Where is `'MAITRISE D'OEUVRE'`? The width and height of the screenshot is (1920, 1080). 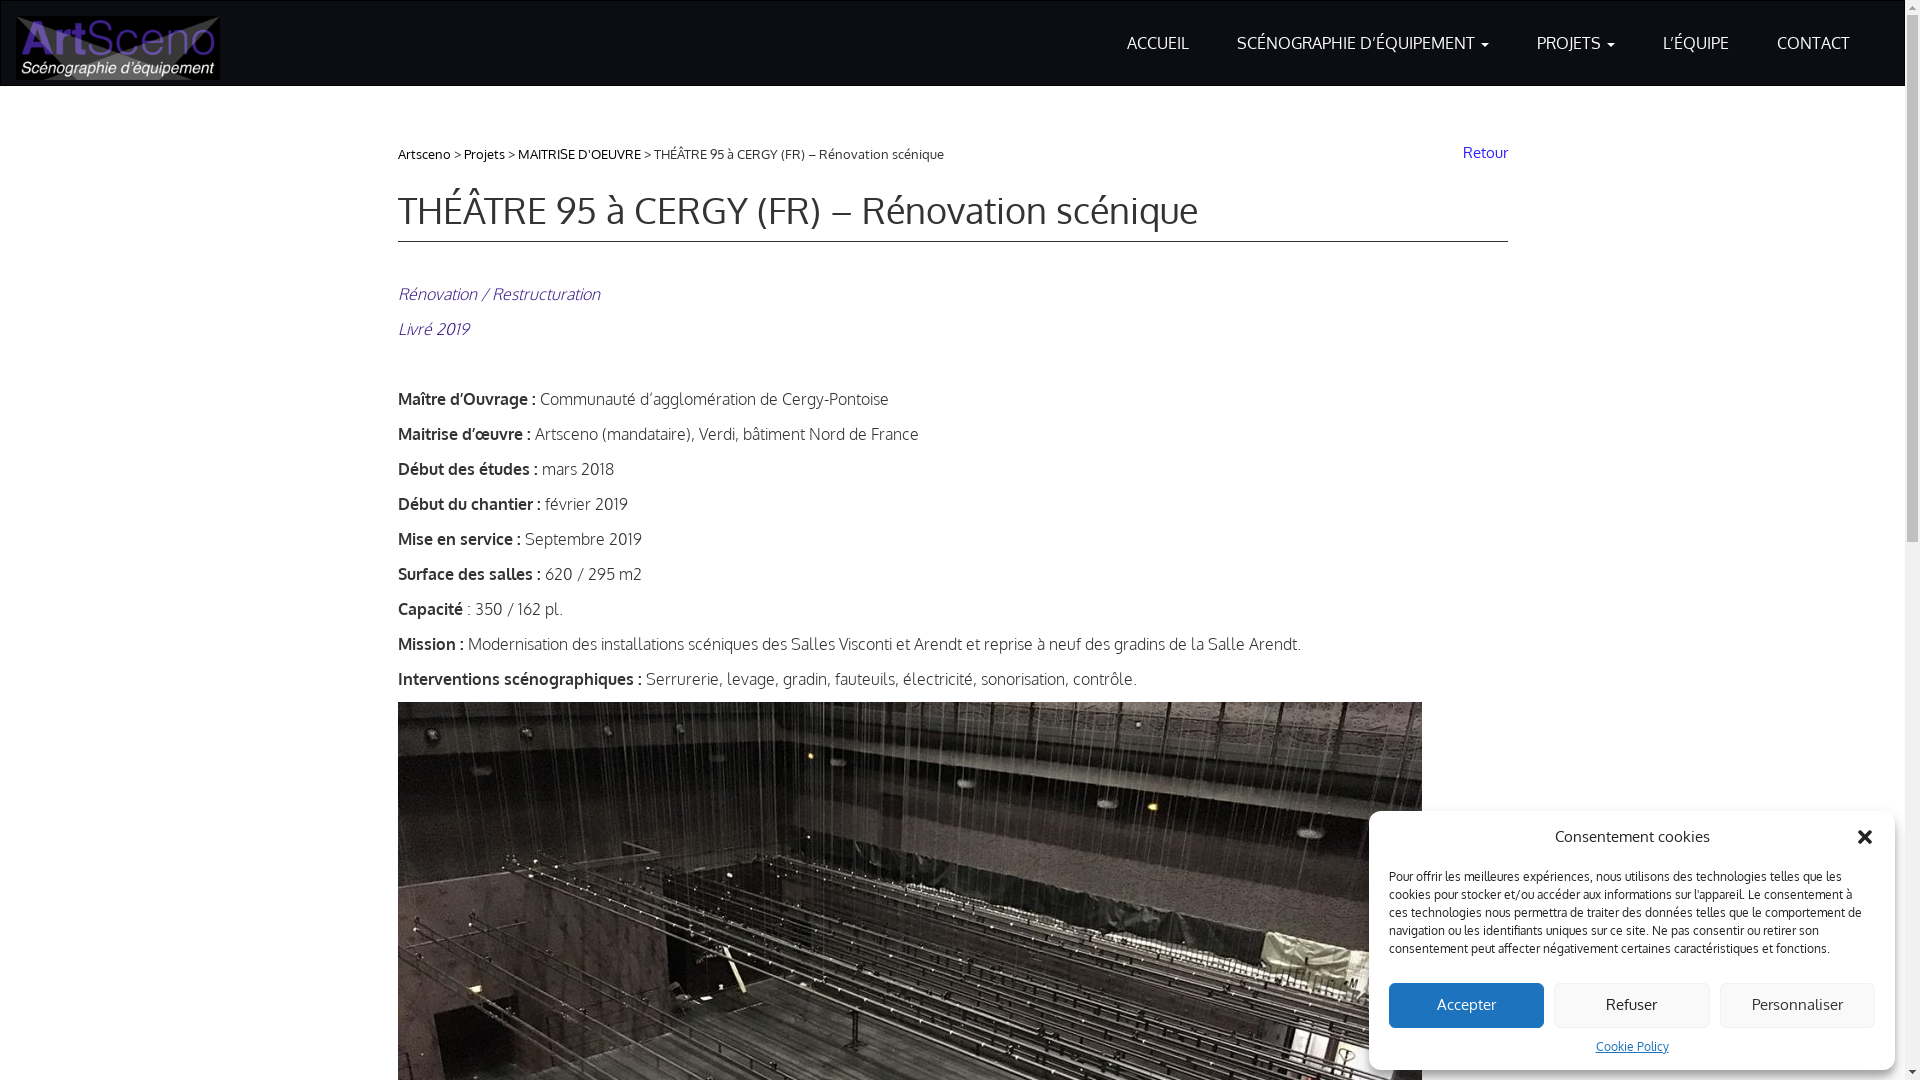
'MAITRISE D'OEUVRE' is located at coordinates (518, 153).